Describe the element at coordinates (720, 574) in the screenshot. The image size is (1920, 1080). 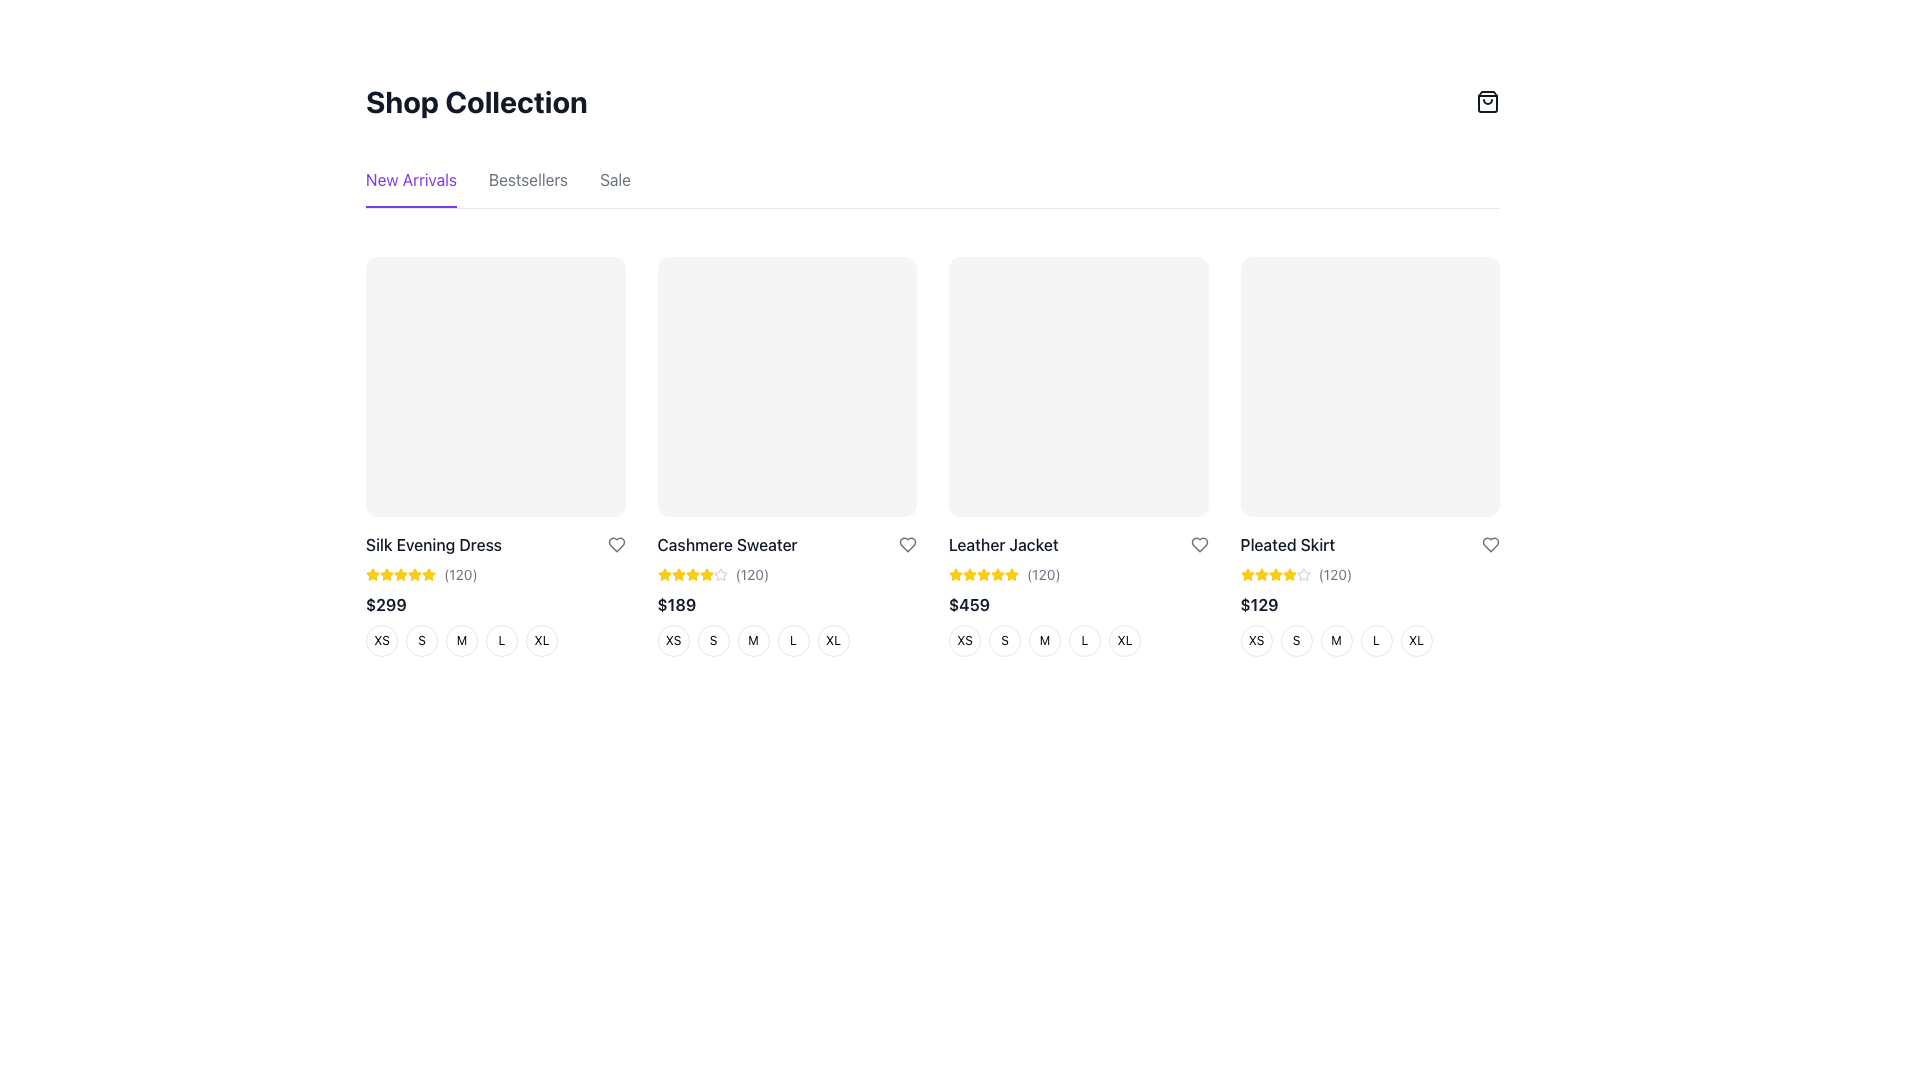
I see `the fifth star icon in the rating system for the 'Cashmere Sweater'` at that location.